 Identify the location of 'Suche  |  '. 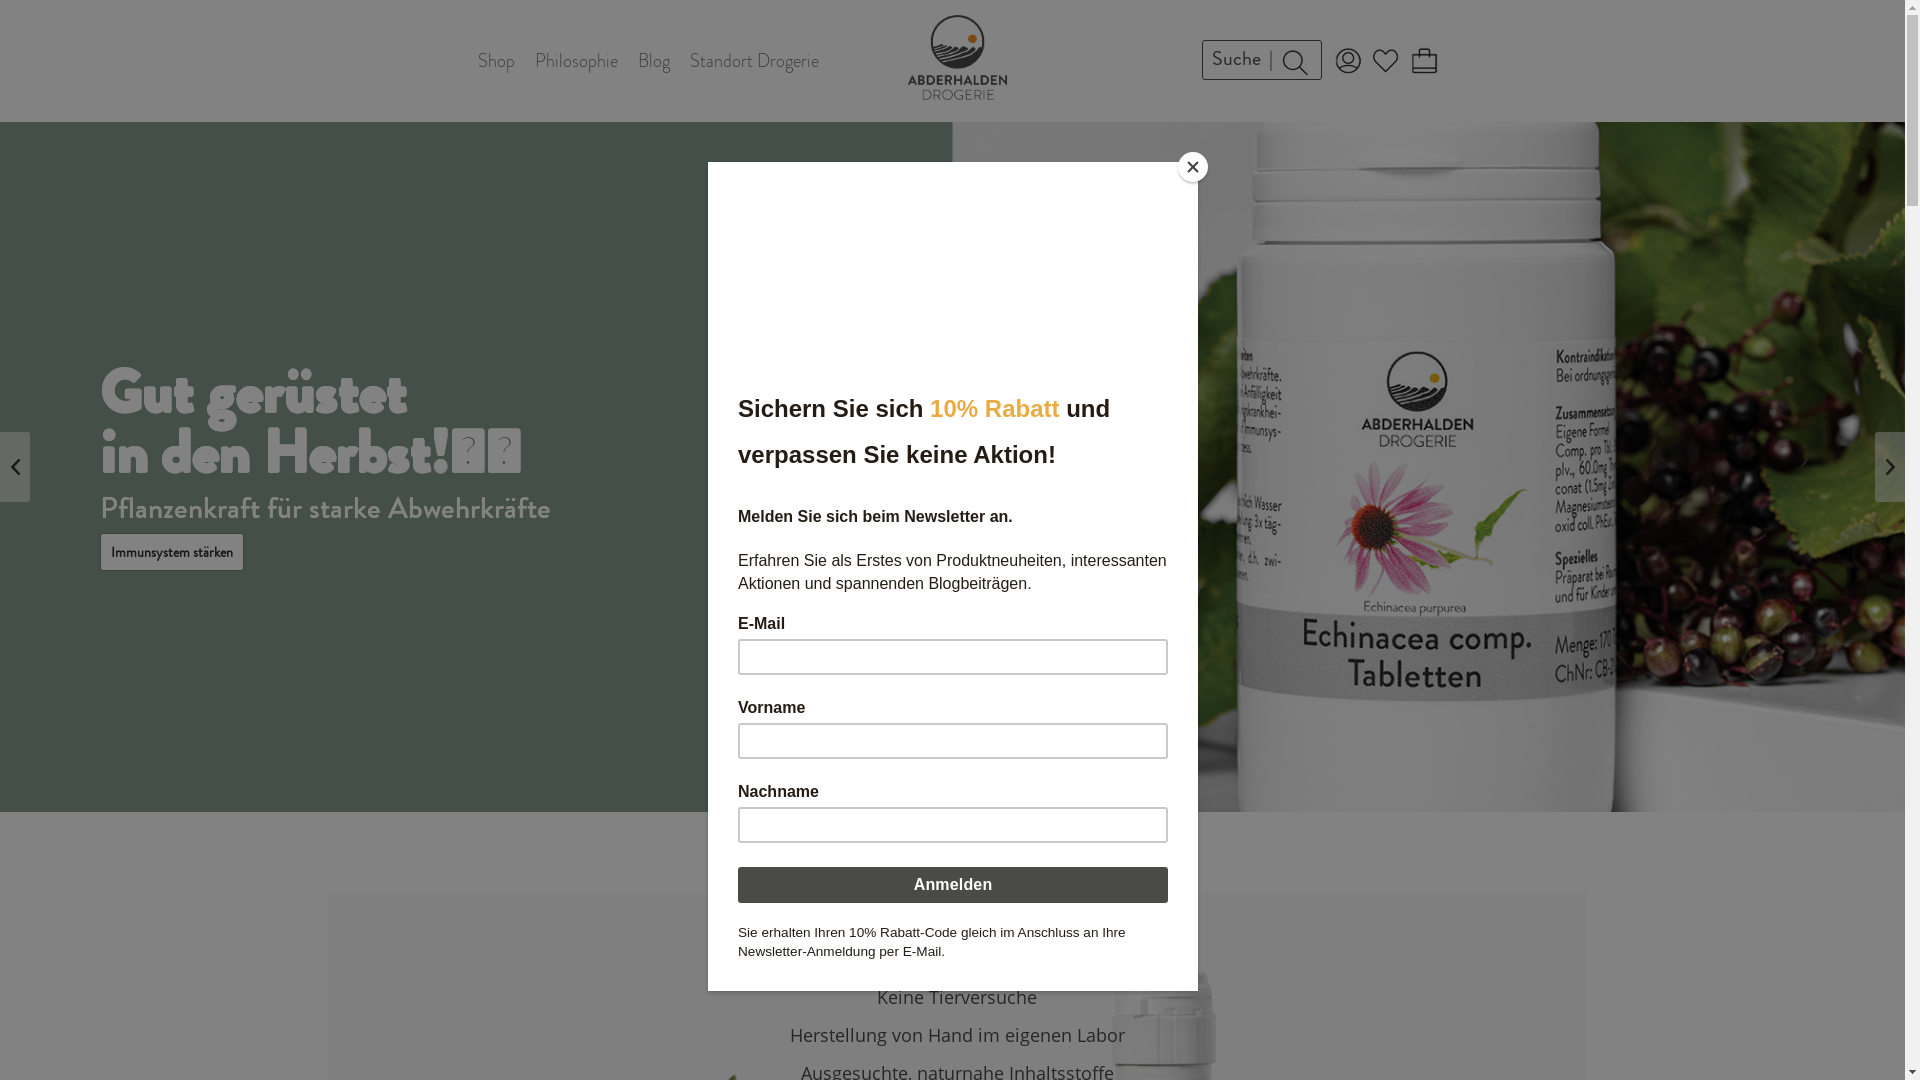
(1261, 59).